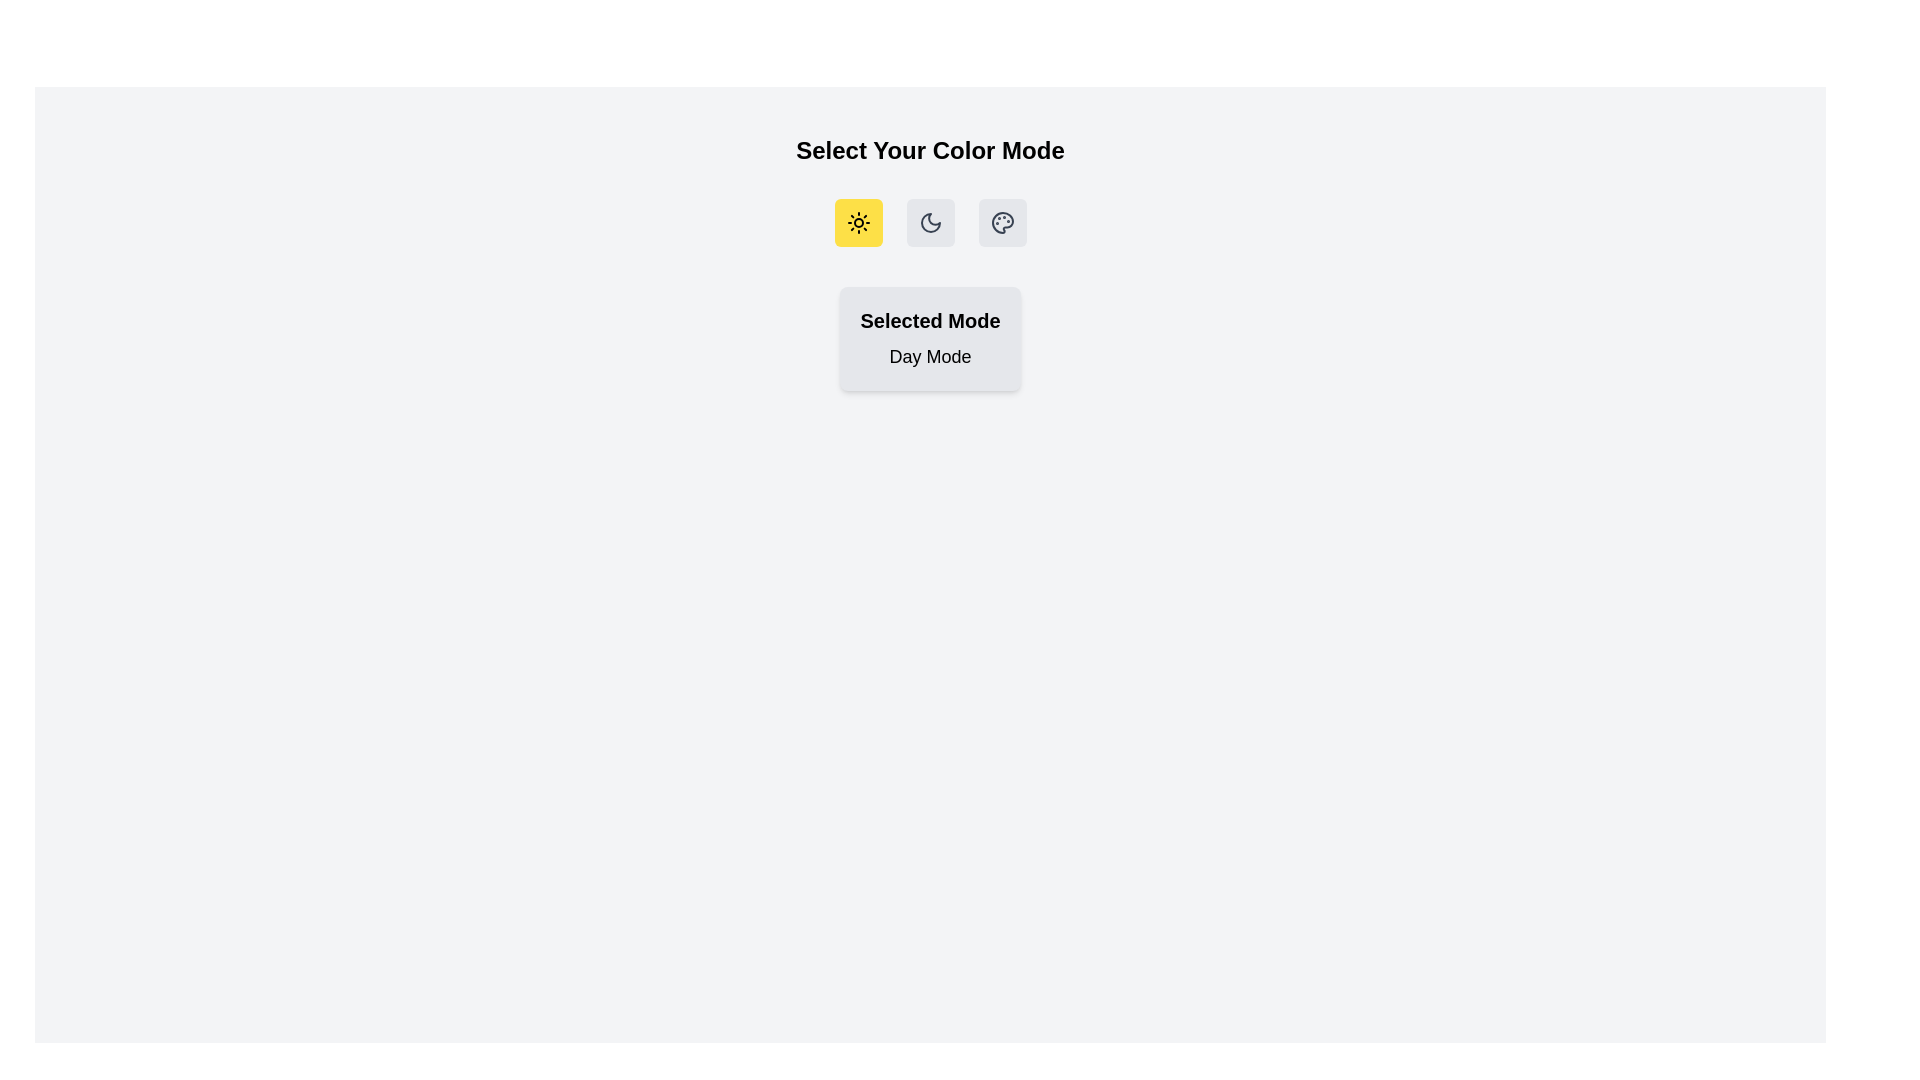 The width and height of the screenshot is (1920, 1080). What do you see at coordinates (929, 149) in the screenshot?
I see `the text 'Select Your Color Mode' to focus on it` at bounding box center [929, 149].